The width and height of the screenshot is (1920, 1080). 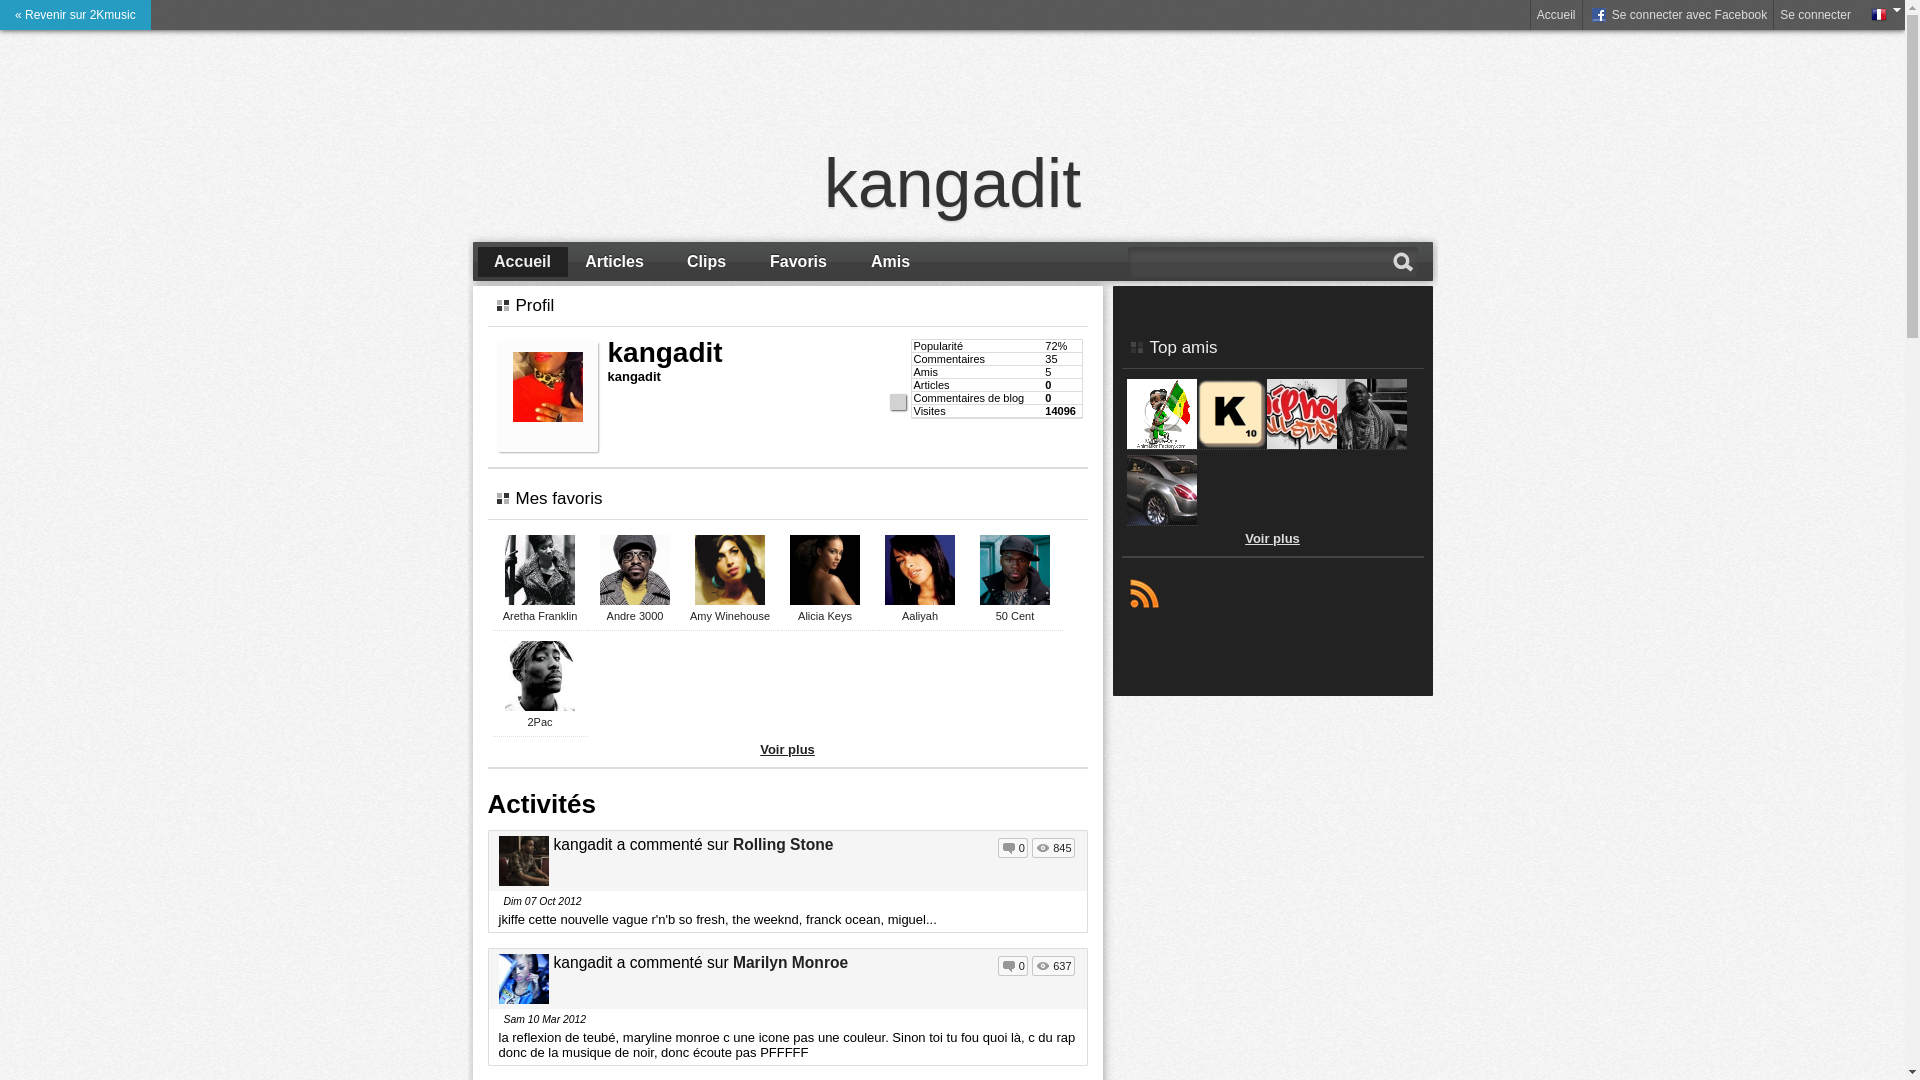 What do you see at coordinates (952, 182) in the screenshot?
I see `'kangadit'` at bounding box center [952, 182].